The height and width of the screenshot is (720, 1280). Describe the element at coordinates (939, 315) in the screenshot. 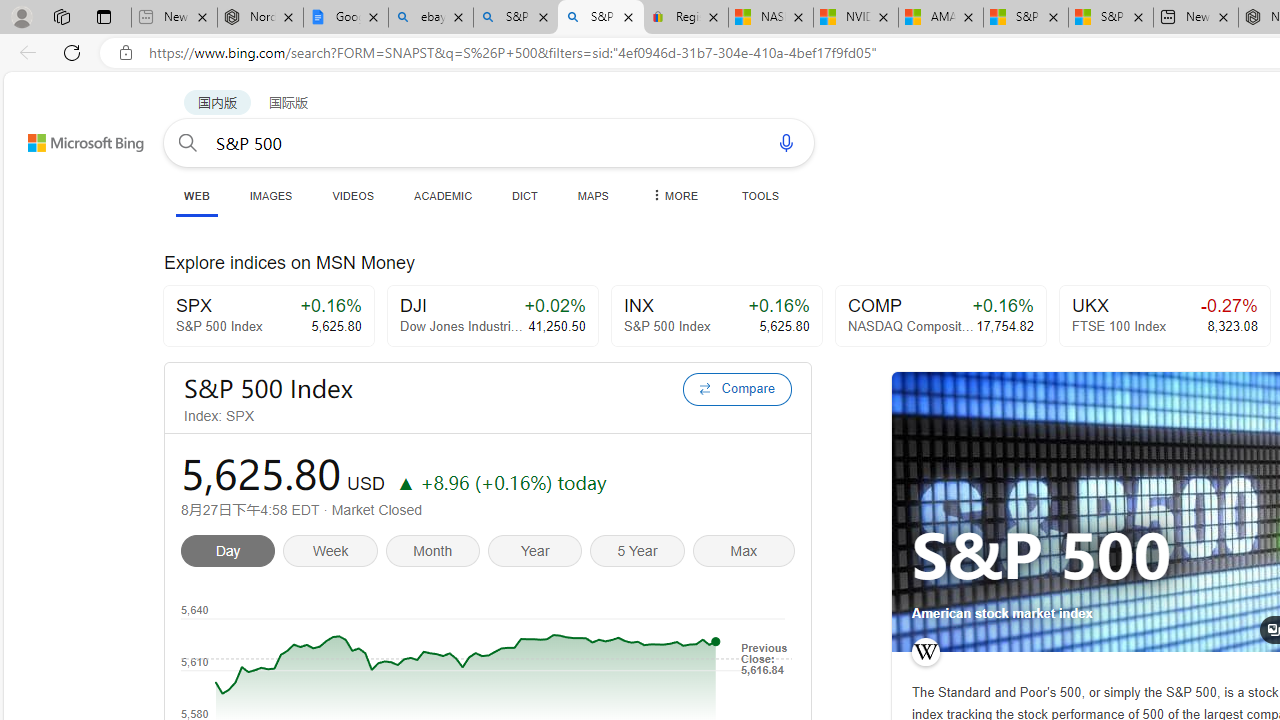

I see `'COMP +0.16% NASDAQ Composite Index 17,754.82'` at that location.